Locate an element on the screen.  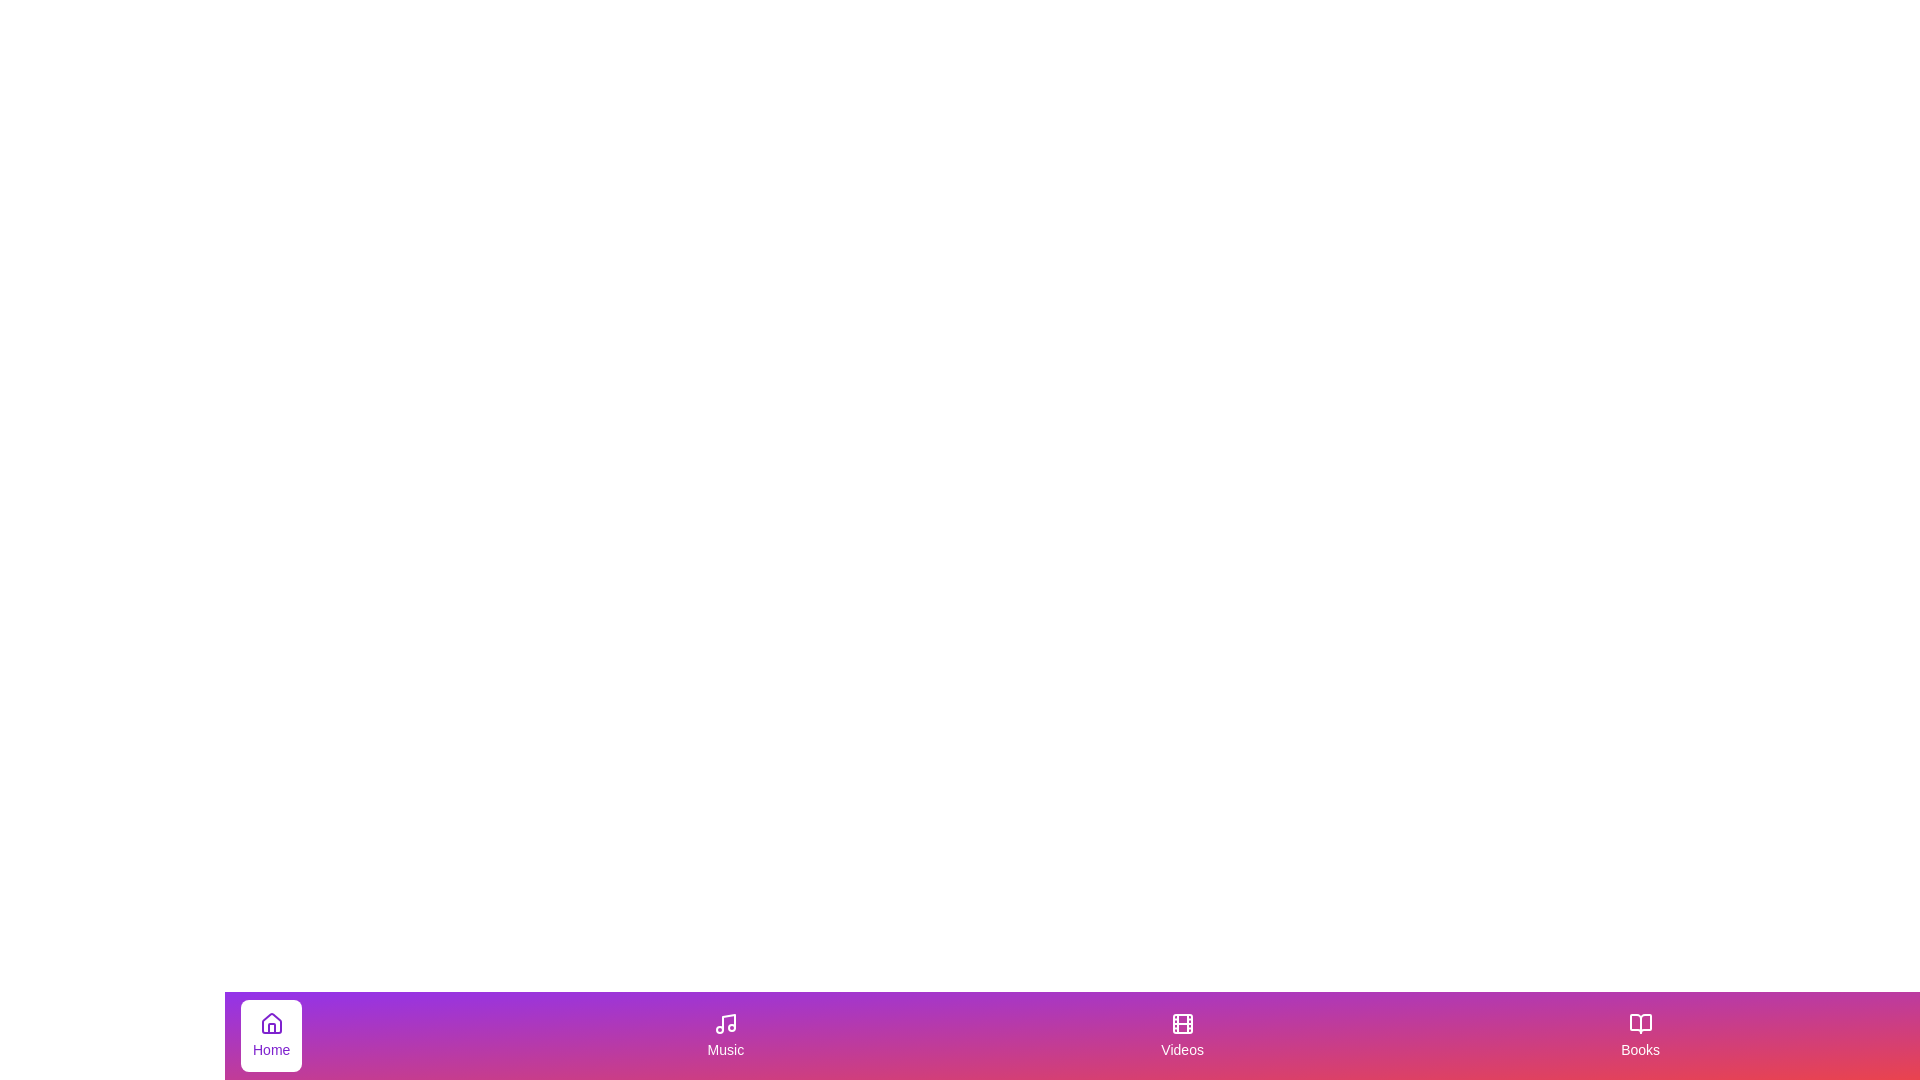
the Videos button to switch to the corresponding tab is located at coordinates (1181, 1035).